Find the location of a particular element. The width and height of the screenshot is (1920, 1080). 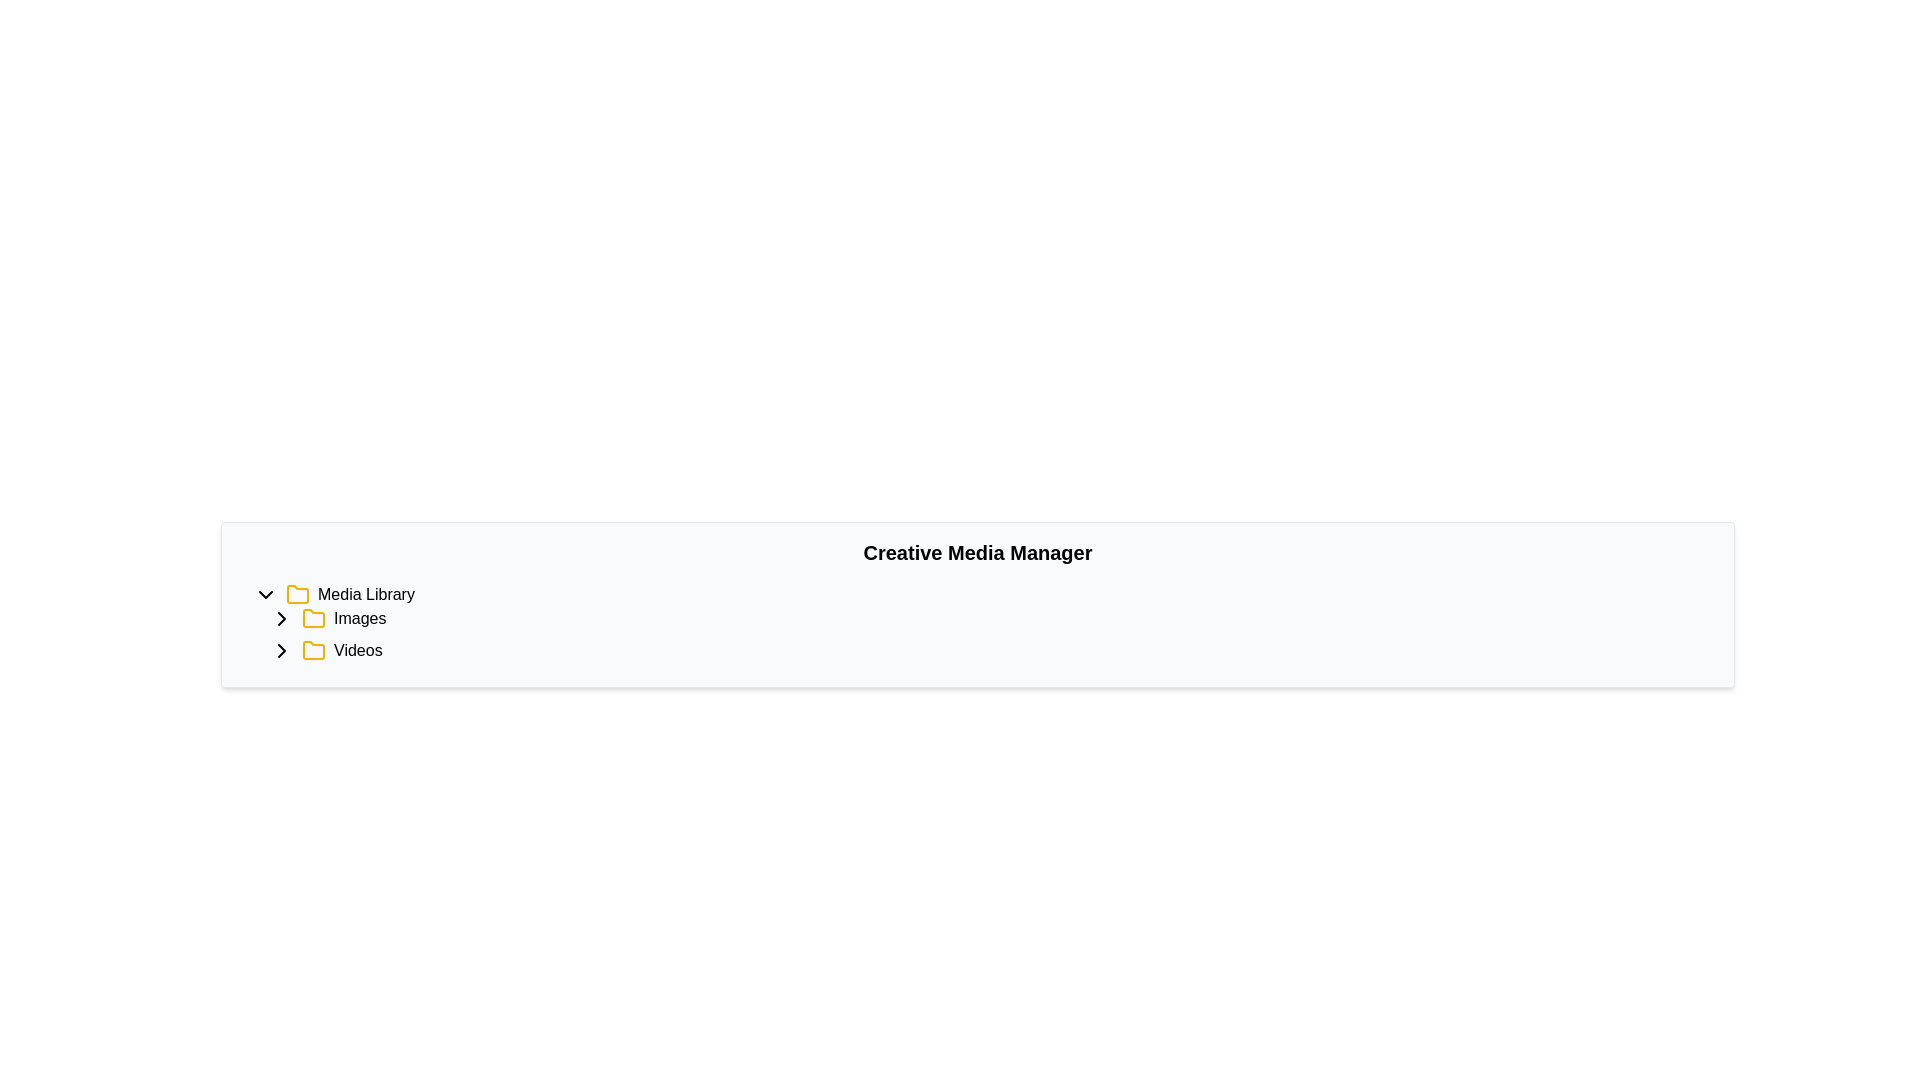

the text label displaying 'Images', which is positioned to the right of a folder icon within the tree navigation structure is located at coordinates (360, 617).